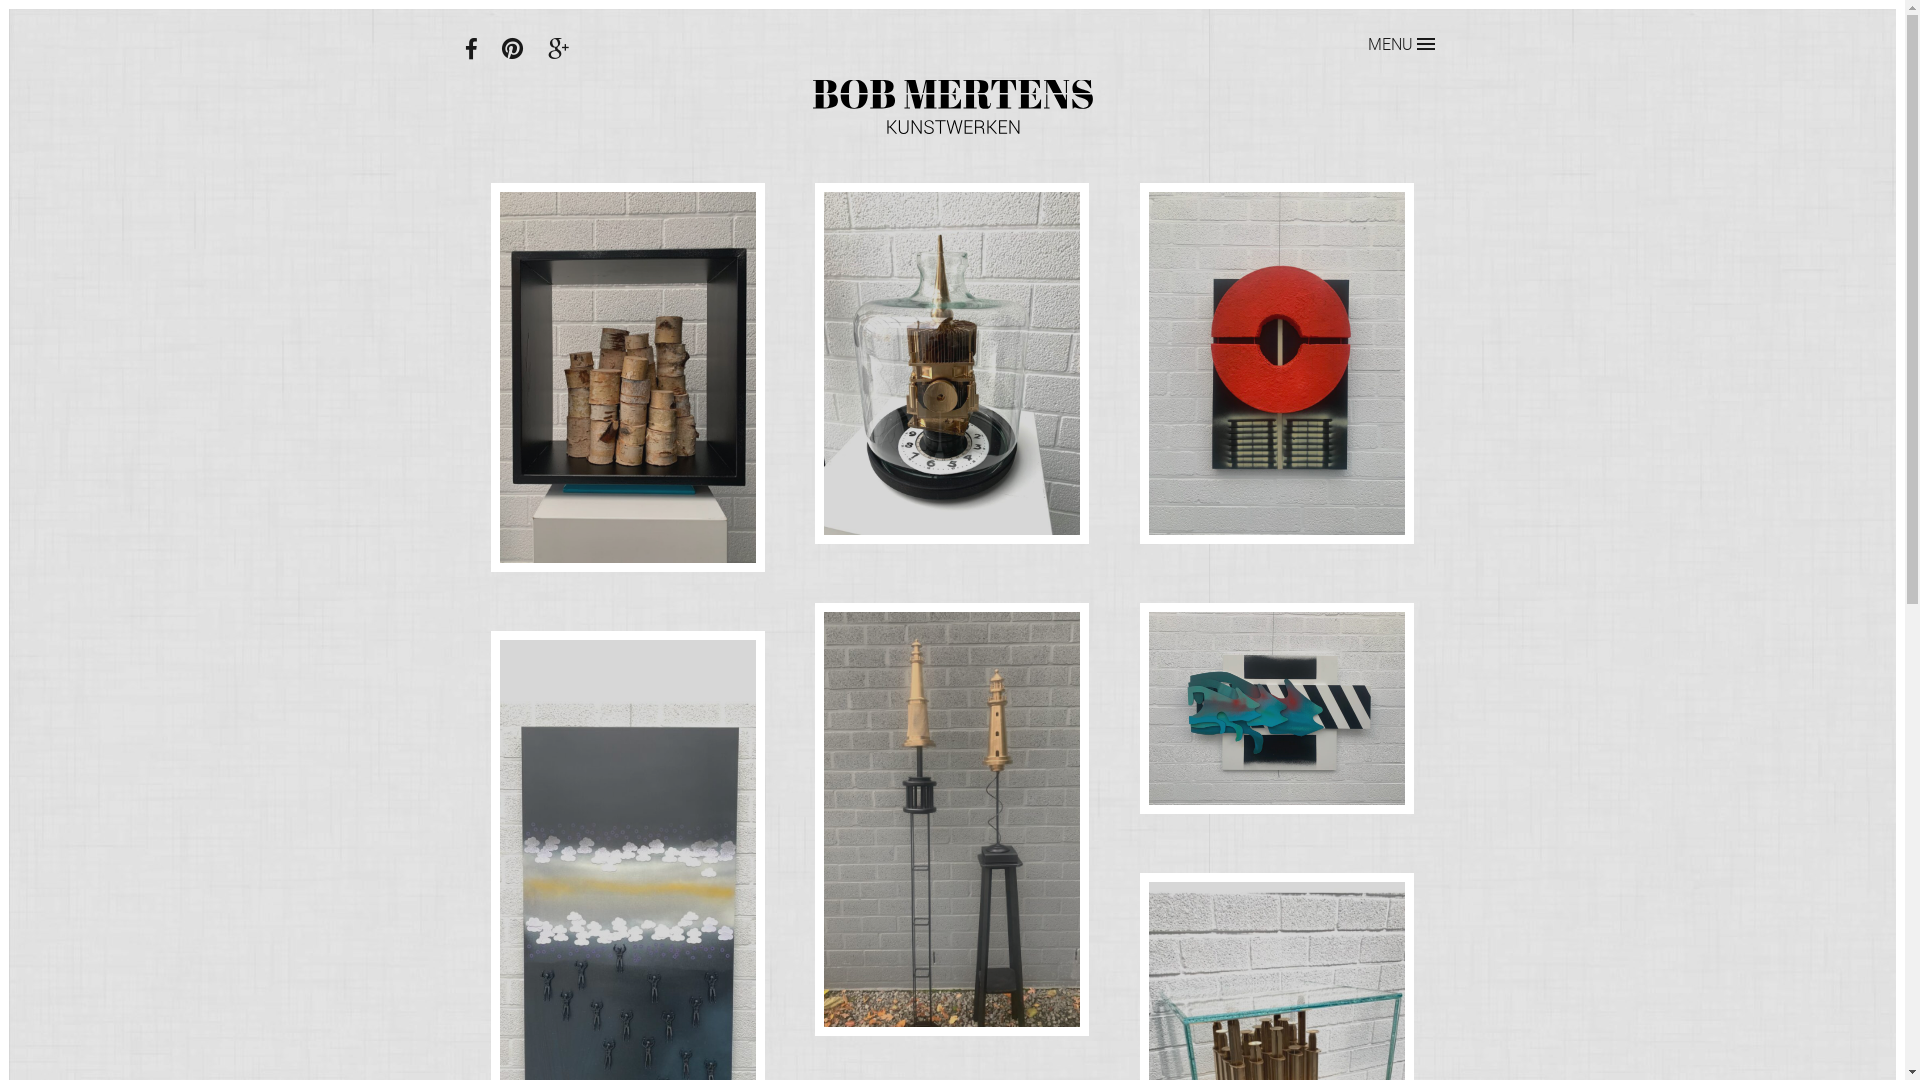  I want to click on 'IMG_1337', so click(951, 819).